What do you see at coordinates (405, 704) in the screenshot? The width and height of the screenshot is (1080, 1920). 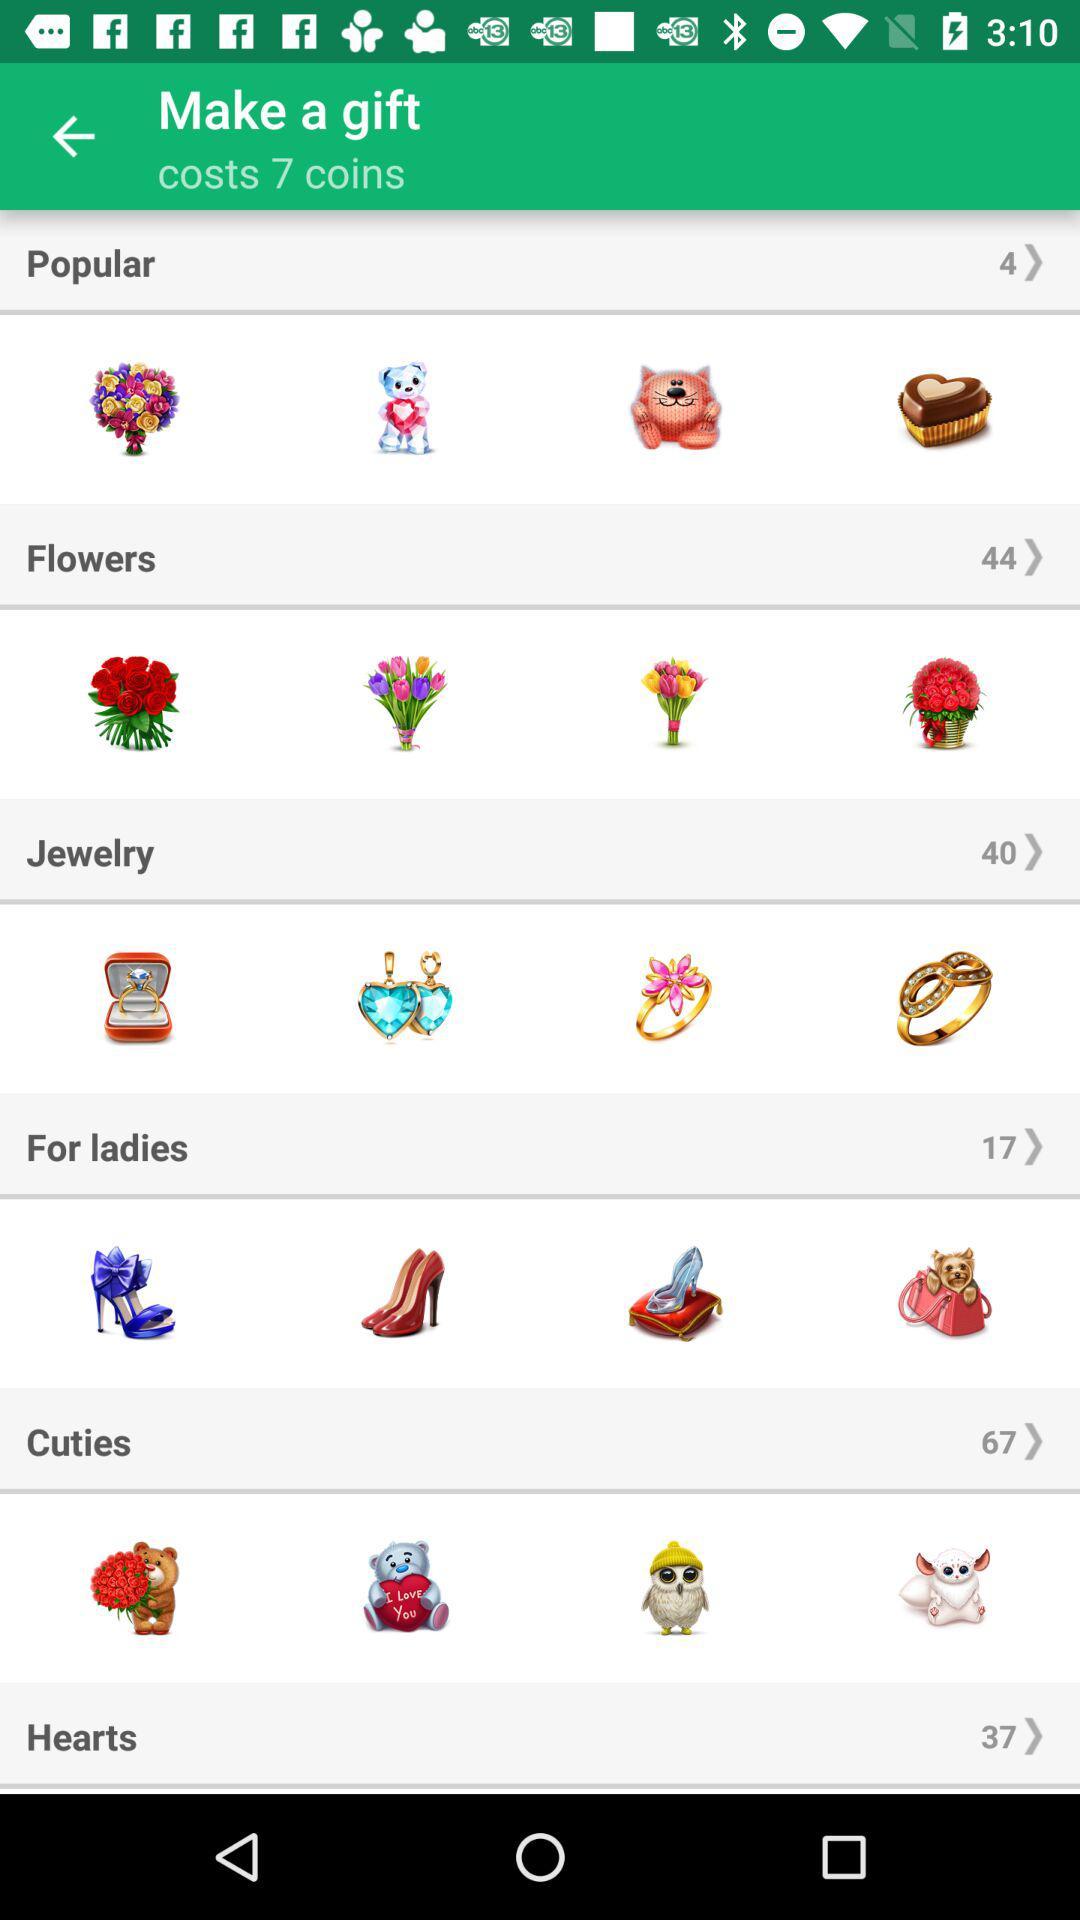 I see `flower` at bounding box center [405, 704].